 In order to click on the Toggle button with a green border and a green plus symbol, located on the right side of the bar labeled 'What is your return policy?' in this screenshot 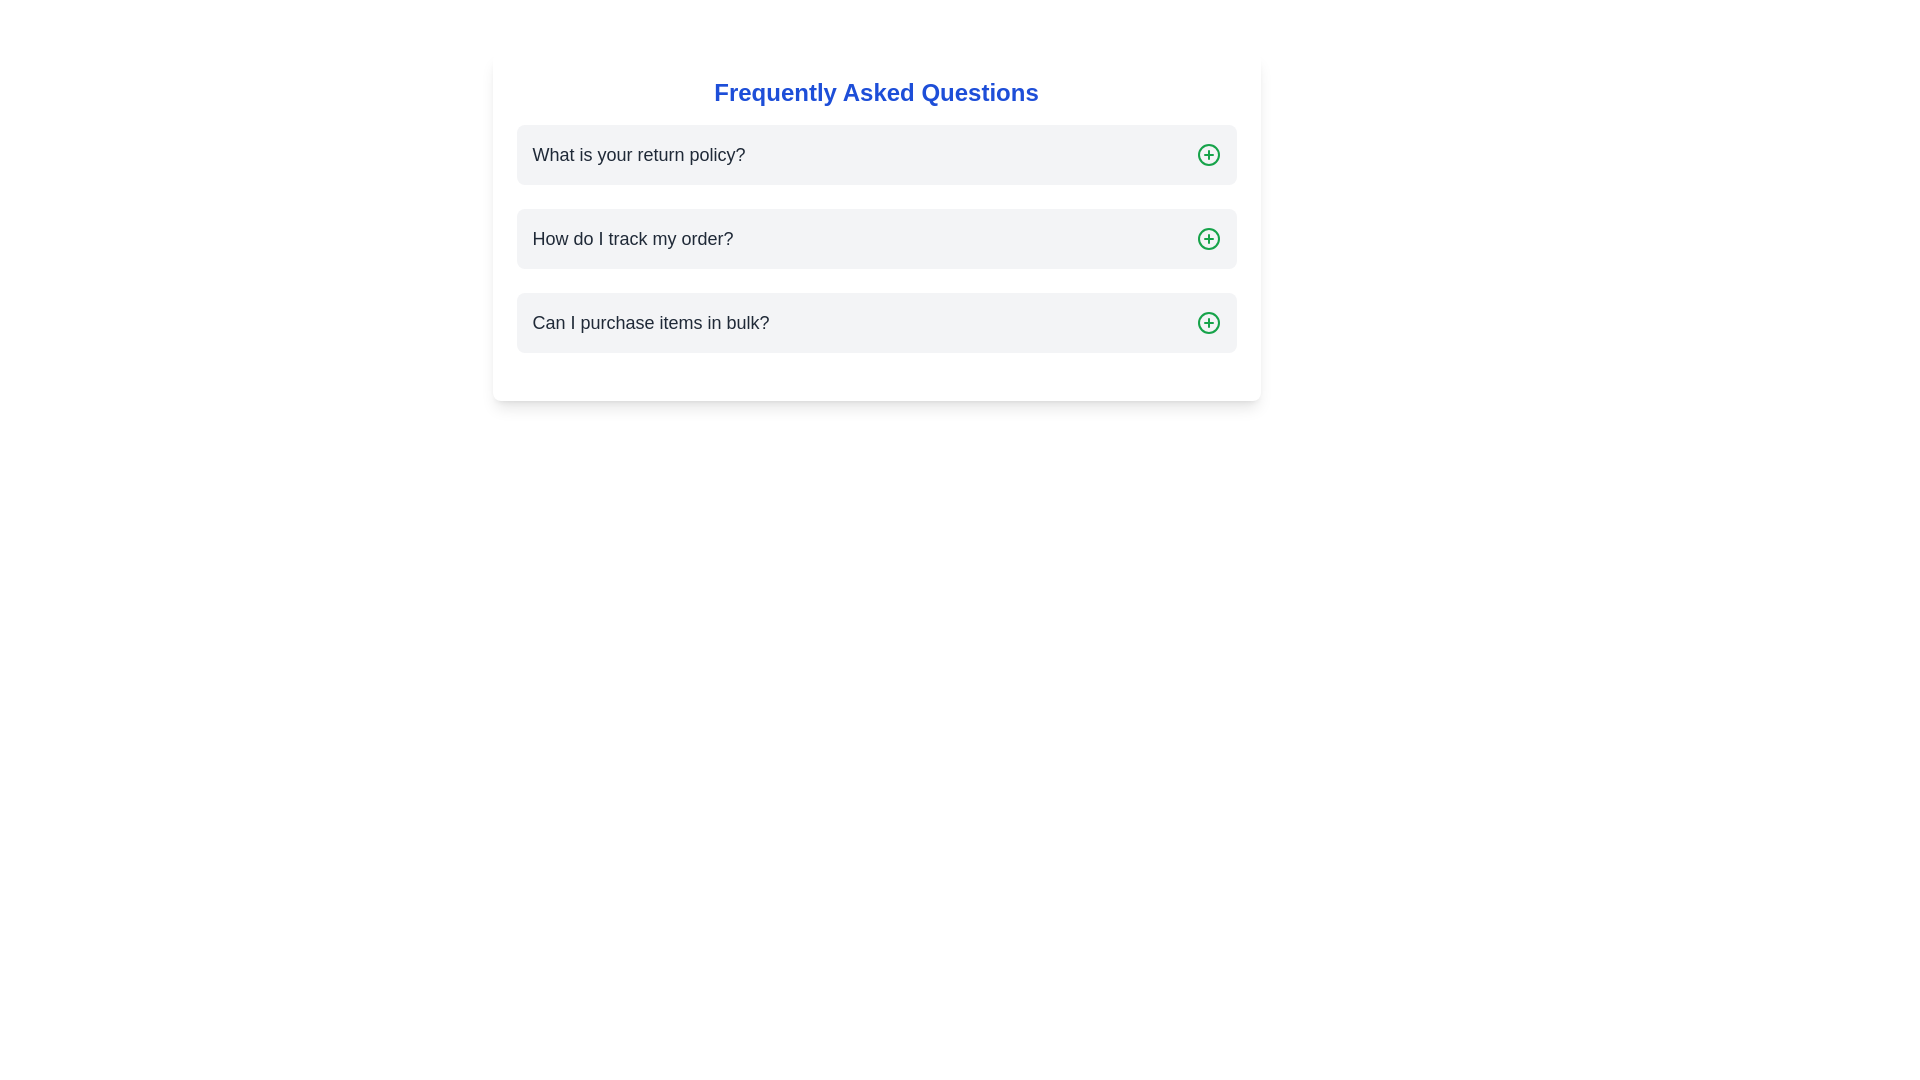, I will do `click(1207, 153)`.